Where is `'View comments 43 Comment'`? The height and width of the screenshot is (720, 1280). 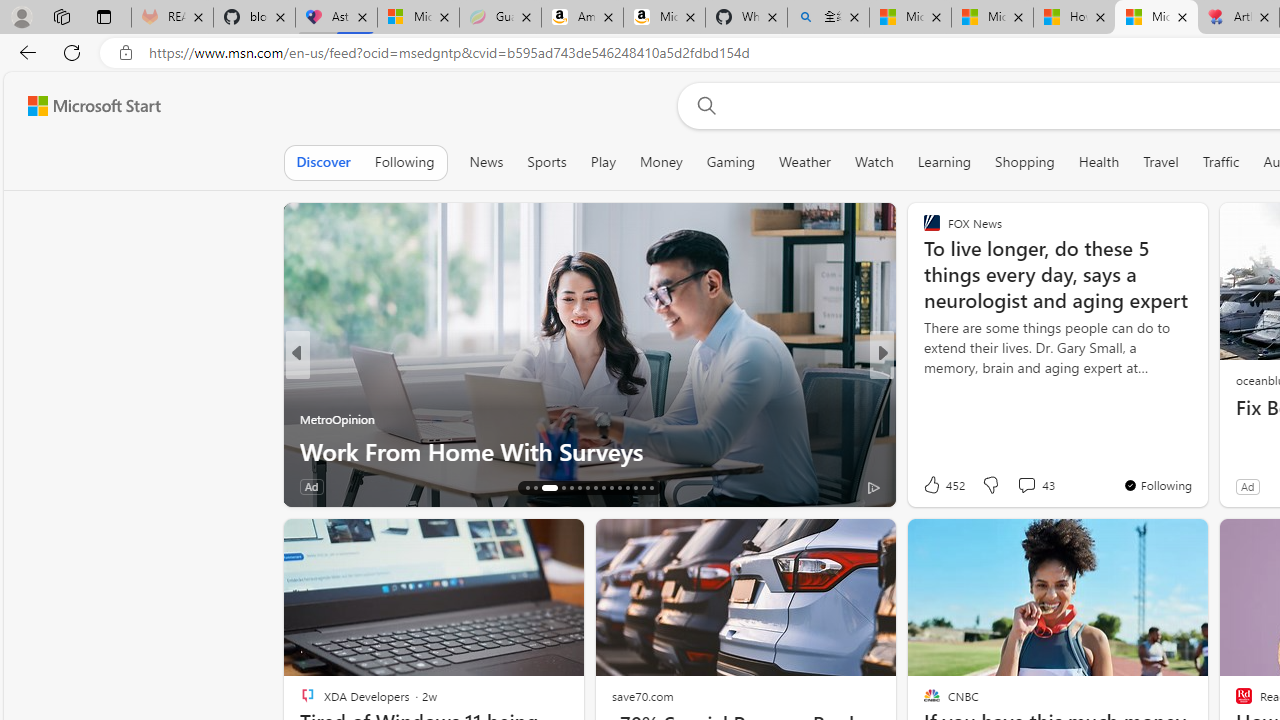 'View comments 43 Comment' is located at coordinates (1035, 484).